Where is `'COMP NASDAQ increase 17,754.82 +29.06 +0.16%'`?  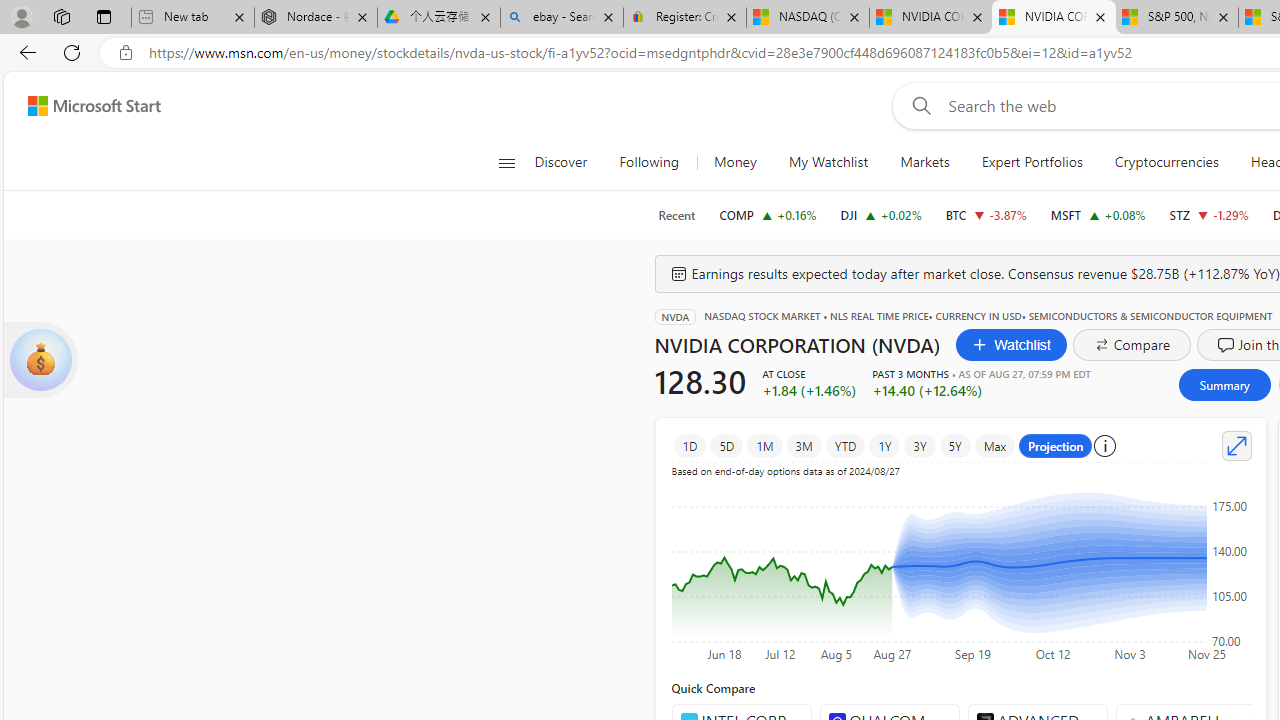 'COMP NASDAQ increase 17,754.82 +29.06 +0.16%' is located at coordinates (767, 214).